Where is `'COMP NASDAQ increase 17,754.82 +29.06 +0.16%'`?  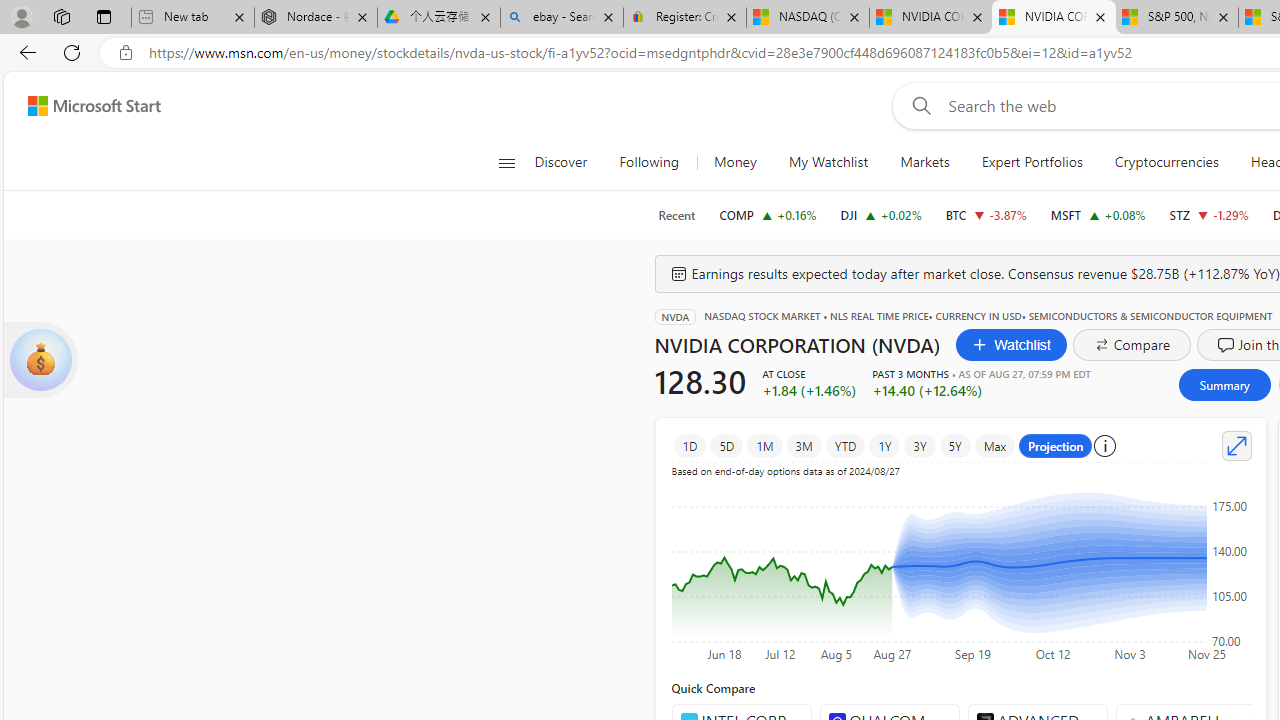 'COMP NASDAQ increase 17,754.82 +29.06 +0.16%' is located at coordinates (767, 214).